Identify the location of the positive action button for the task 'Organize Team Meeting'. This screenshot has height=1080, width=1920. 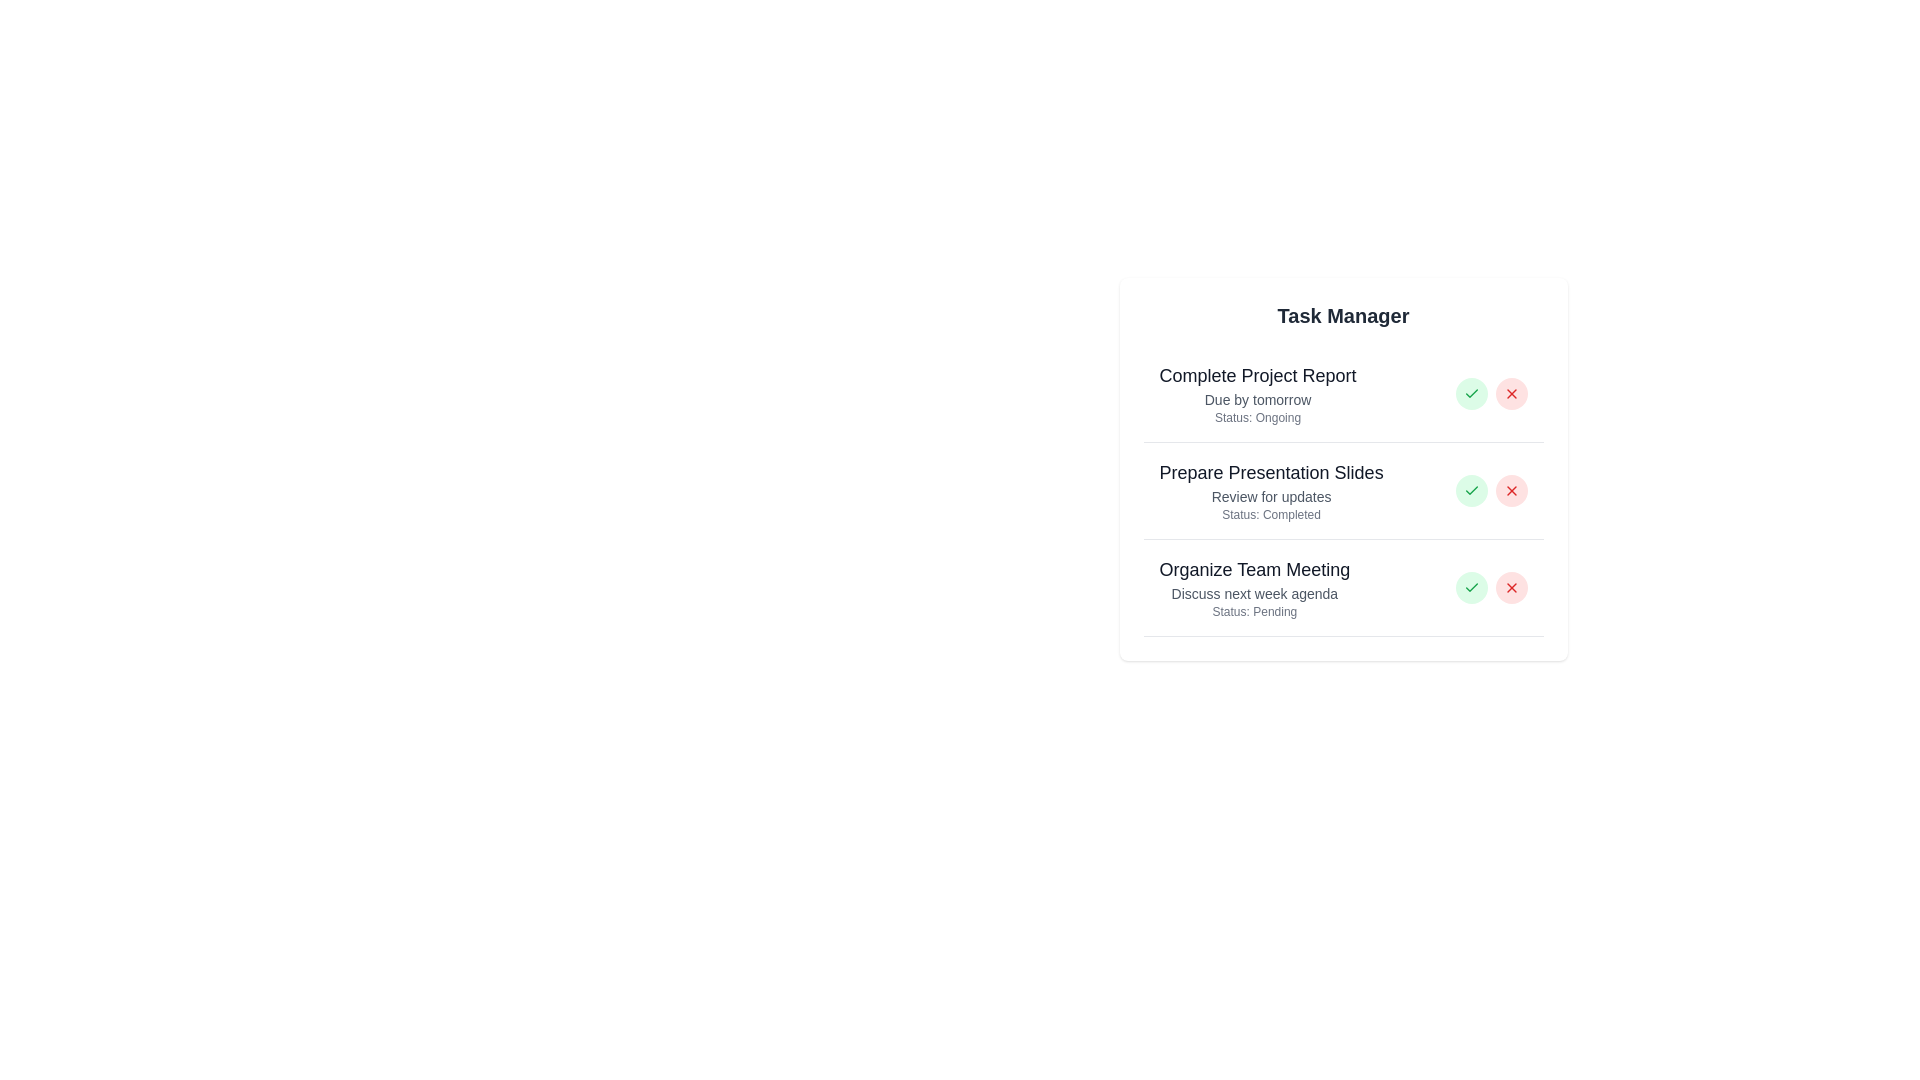
(1471, 586).